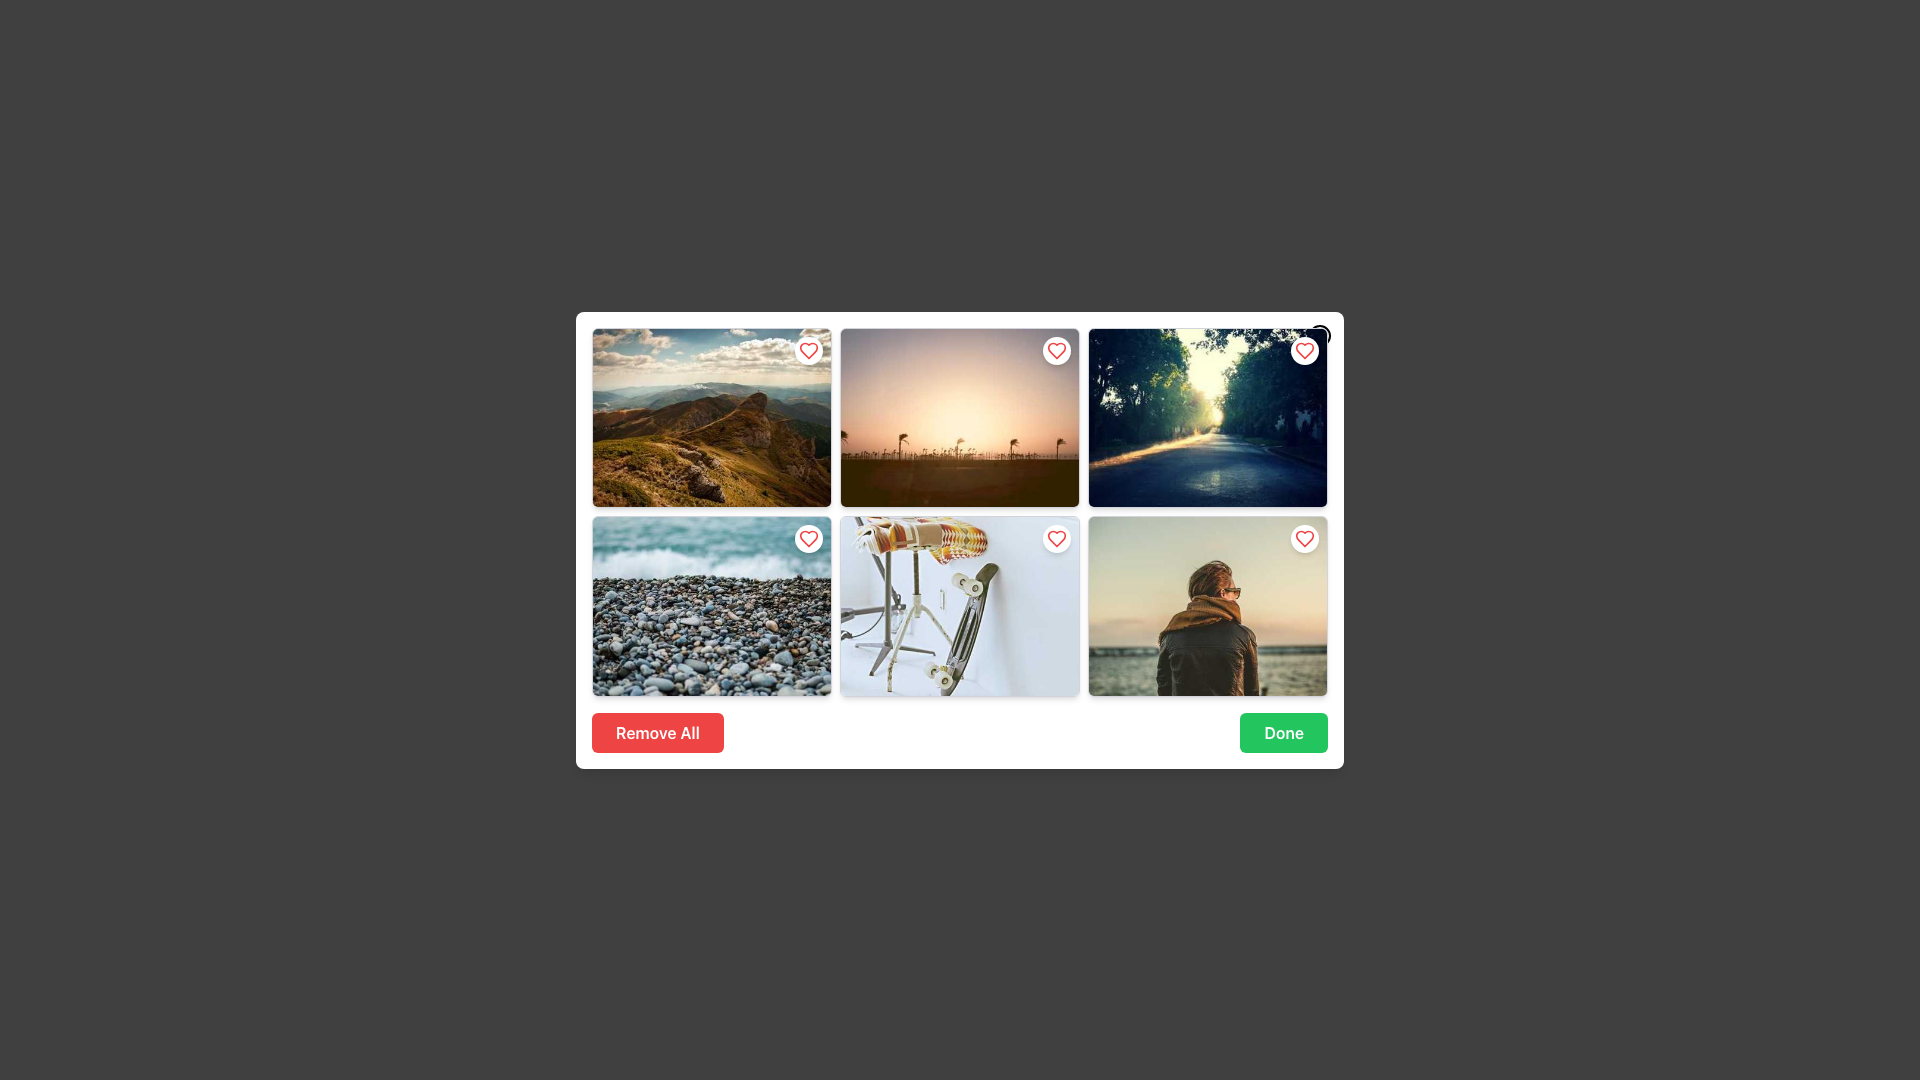 The height and width of the screenshot is (1080, 1920). Describe the element at coordinates (1305, 349) in the screenshot. I see `the heart-shaped favorite toggle icon located at the upper-right corner of the third image in the top row of the grid layout to possibly view the tooltip` at that location.